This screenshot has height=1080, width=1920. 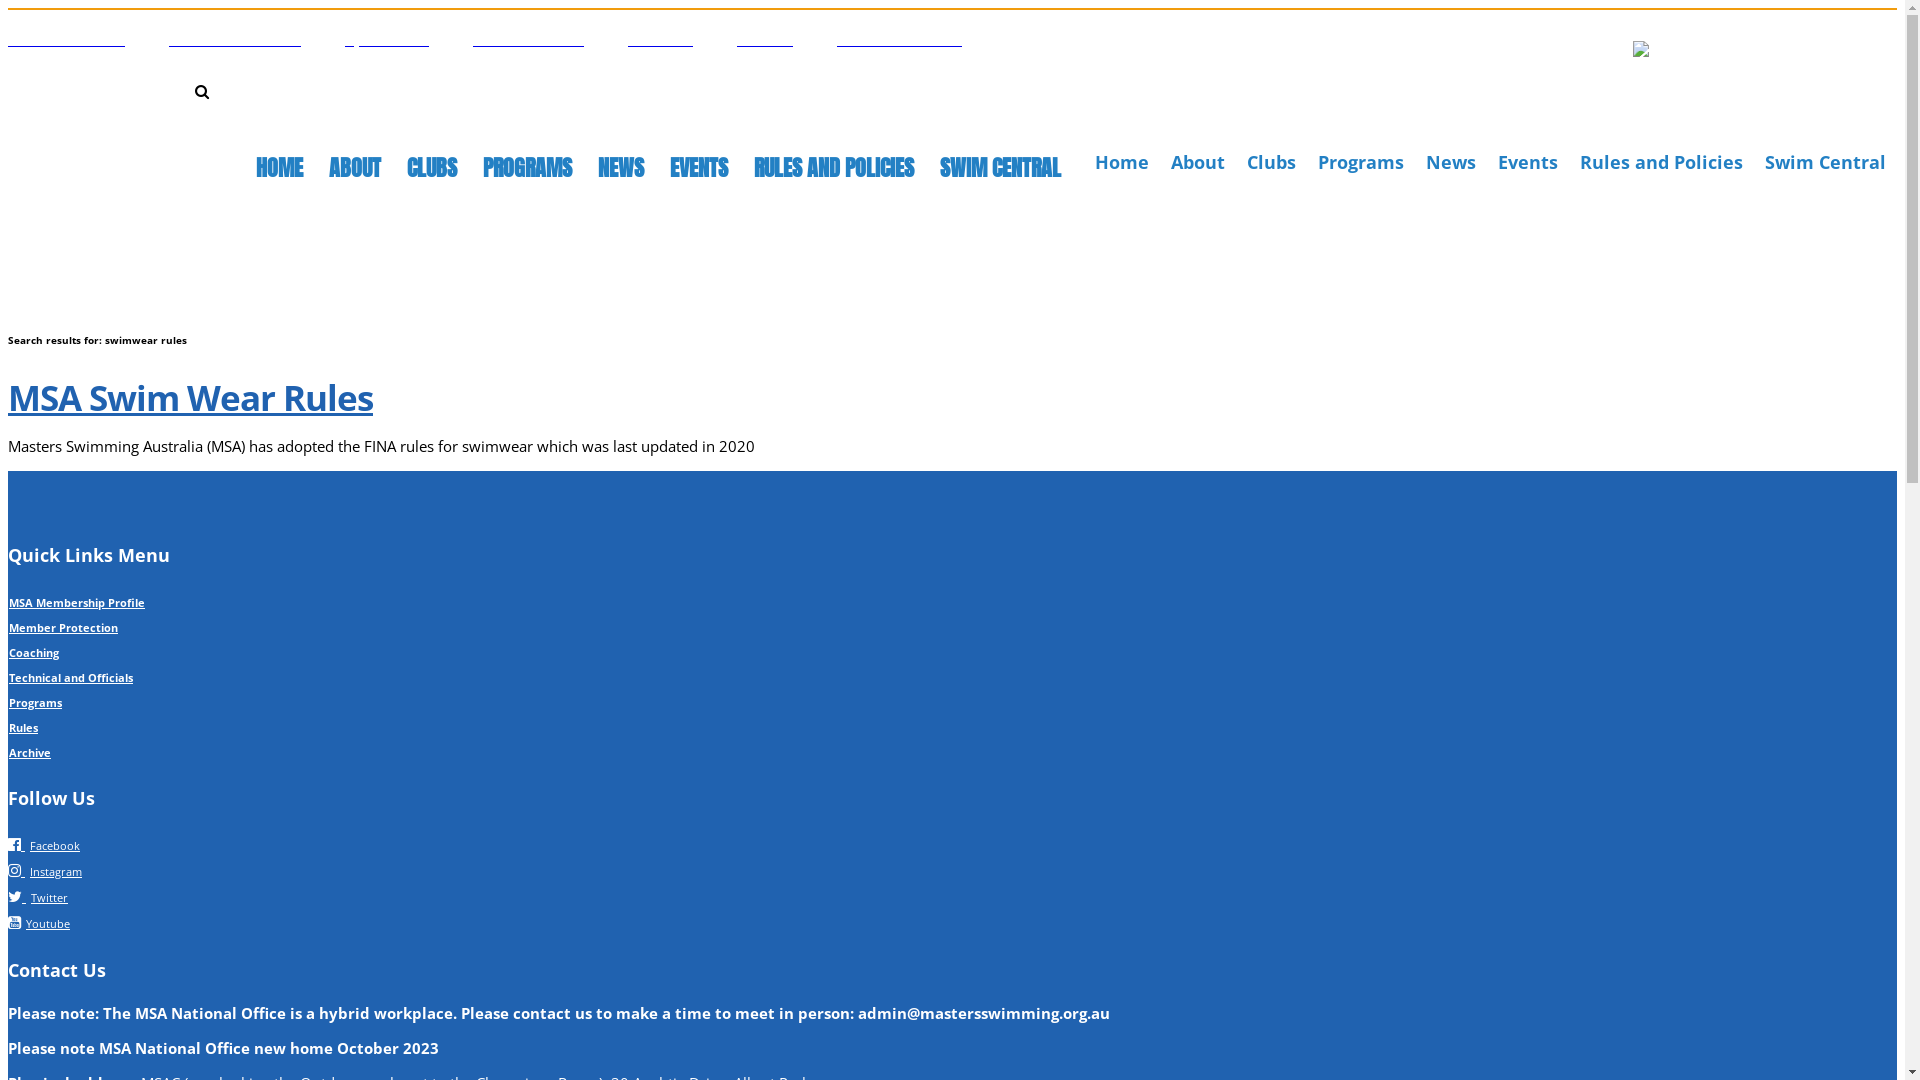 I want to click on 'Swim Central', so click(x=1765, y=161).